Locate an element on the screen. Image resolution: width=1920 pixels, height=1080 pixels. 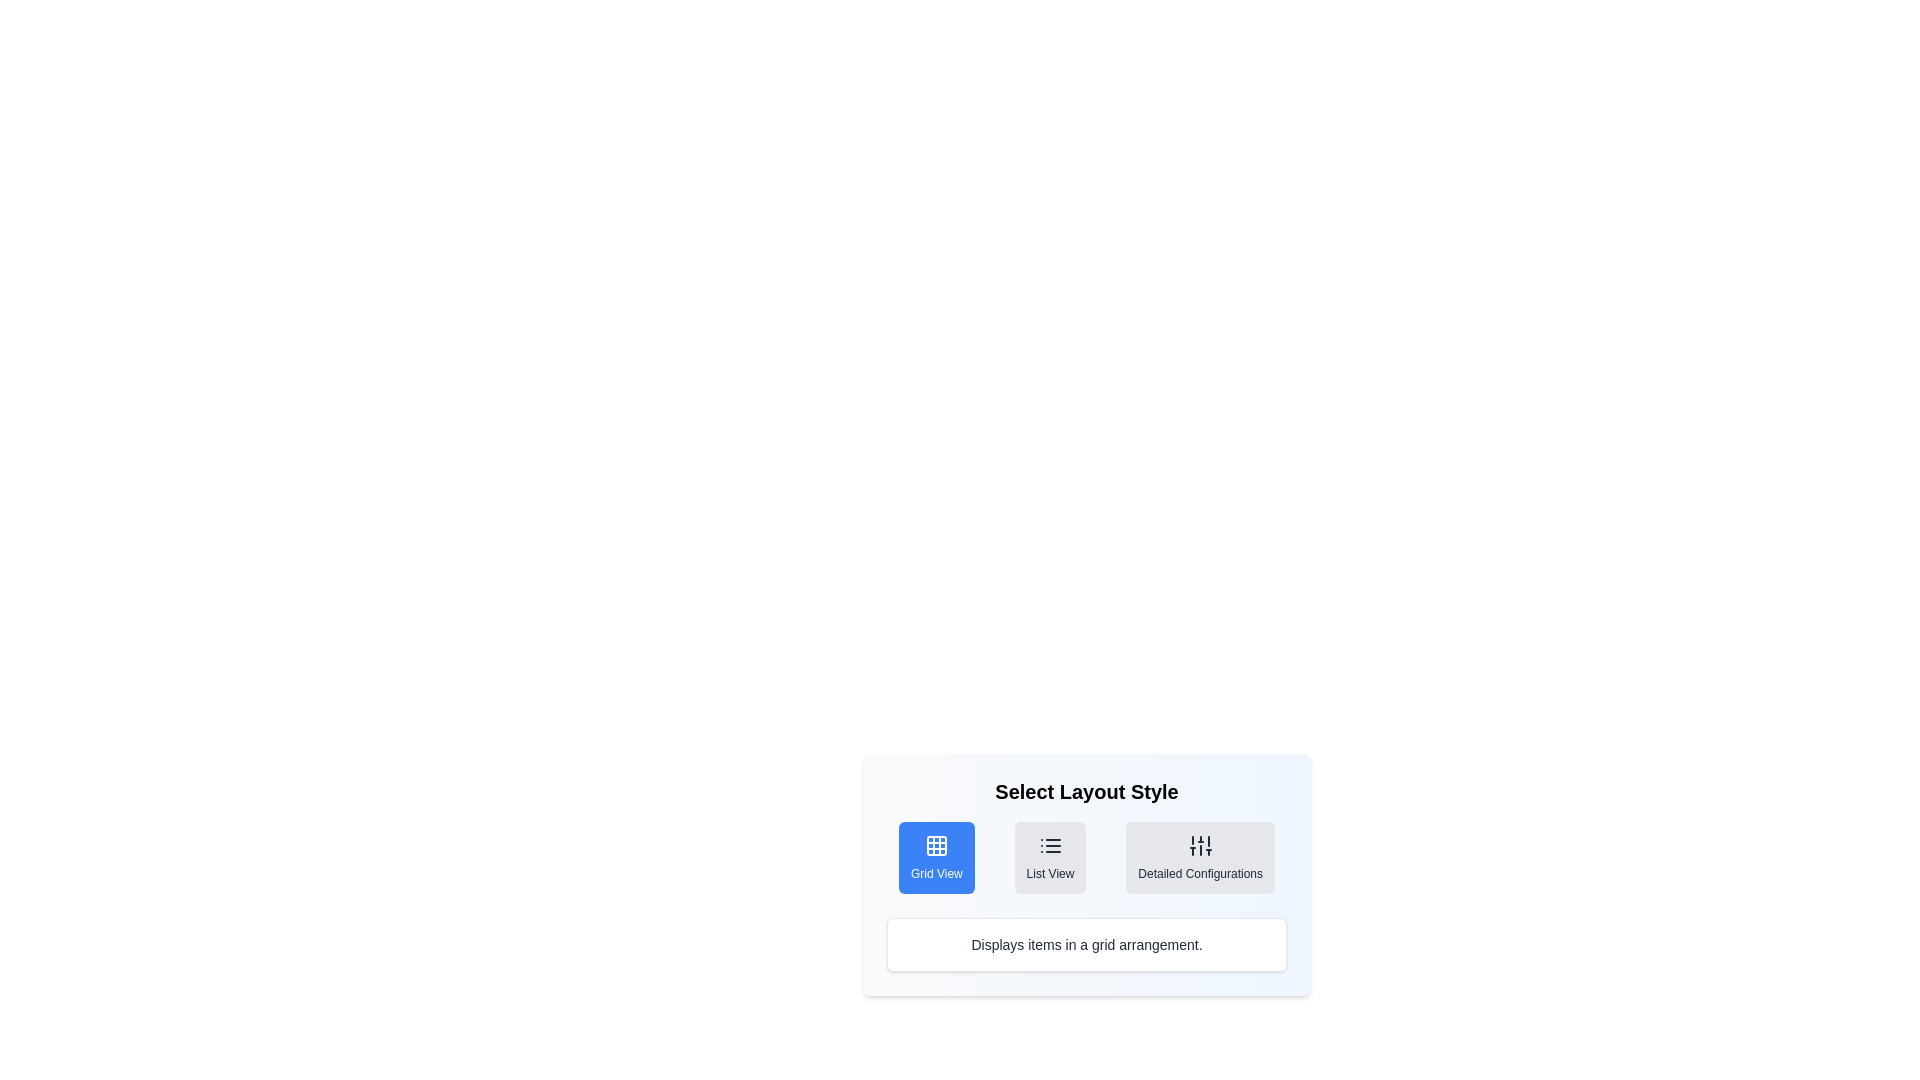
the layout style button for Grid View is located at coordinates (935, 856).